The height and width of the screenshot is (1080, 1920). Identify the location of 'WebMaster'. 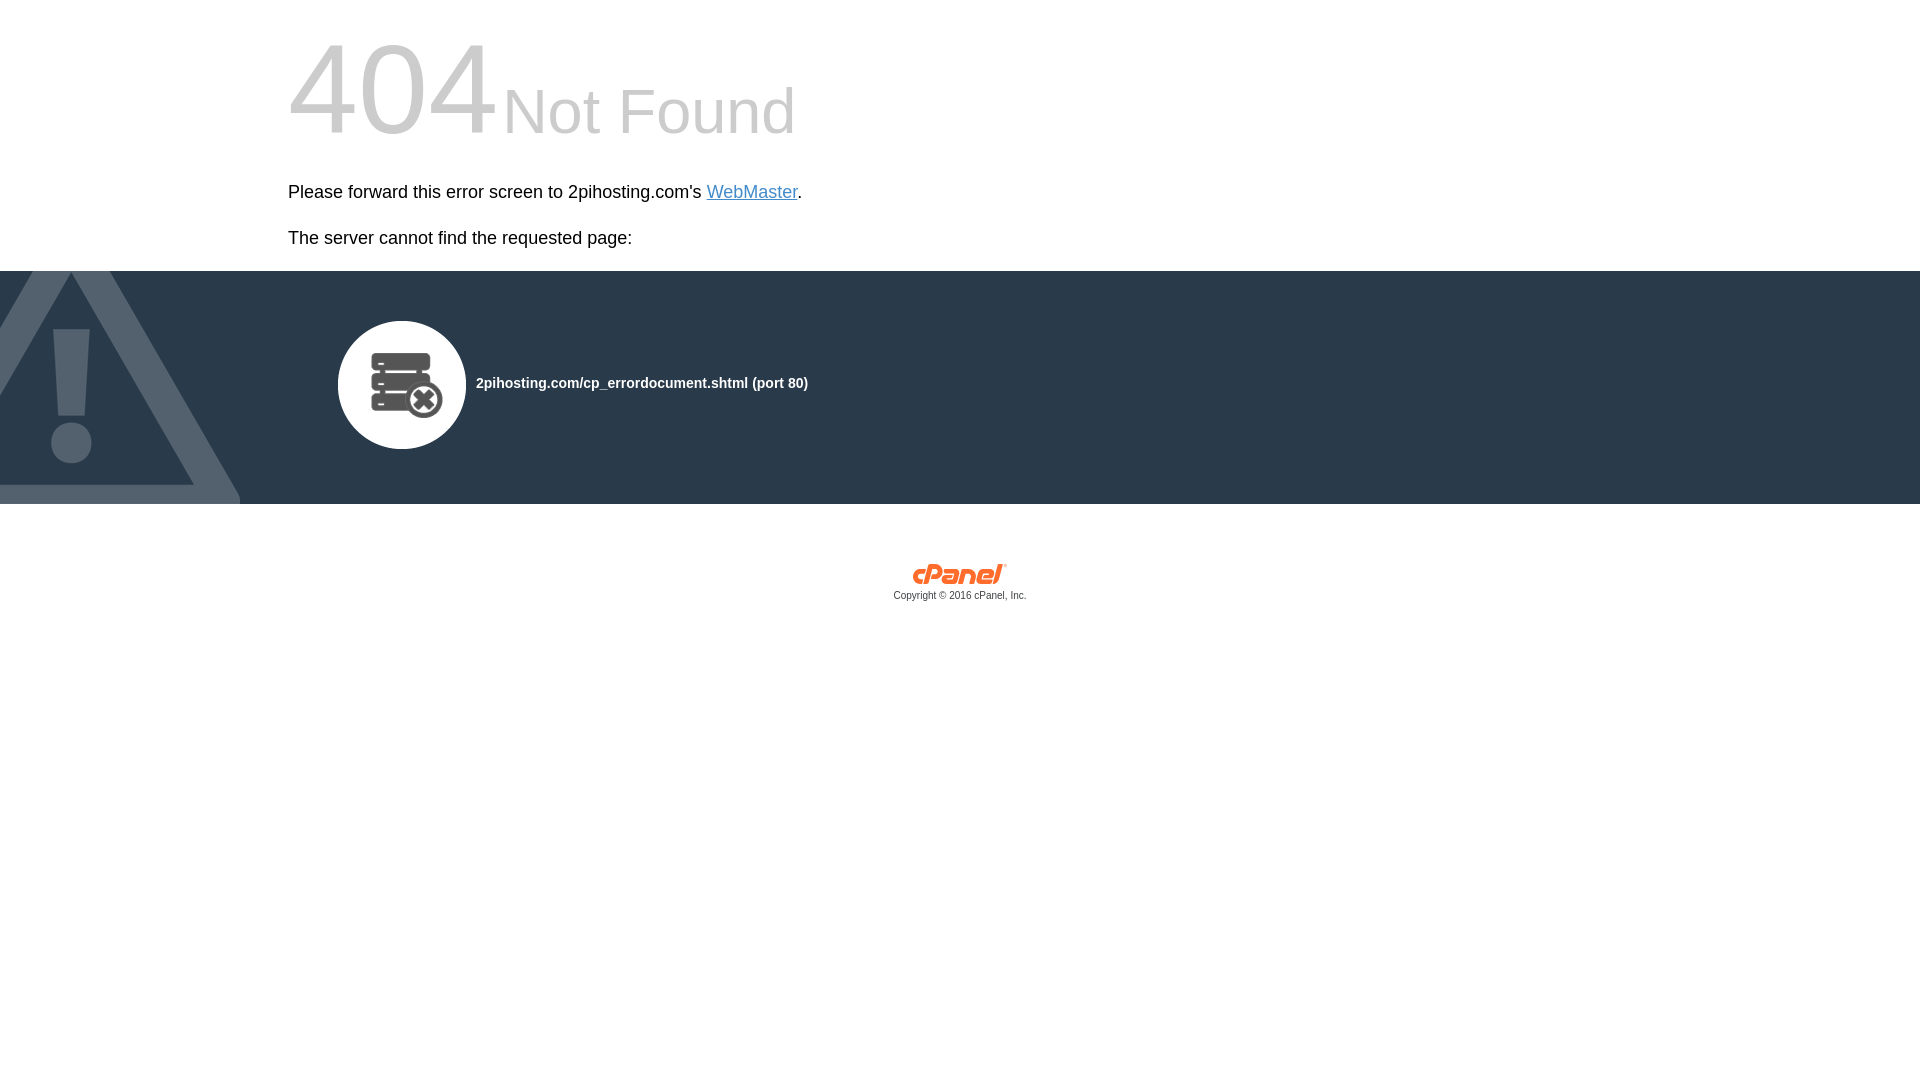
(751, 192).